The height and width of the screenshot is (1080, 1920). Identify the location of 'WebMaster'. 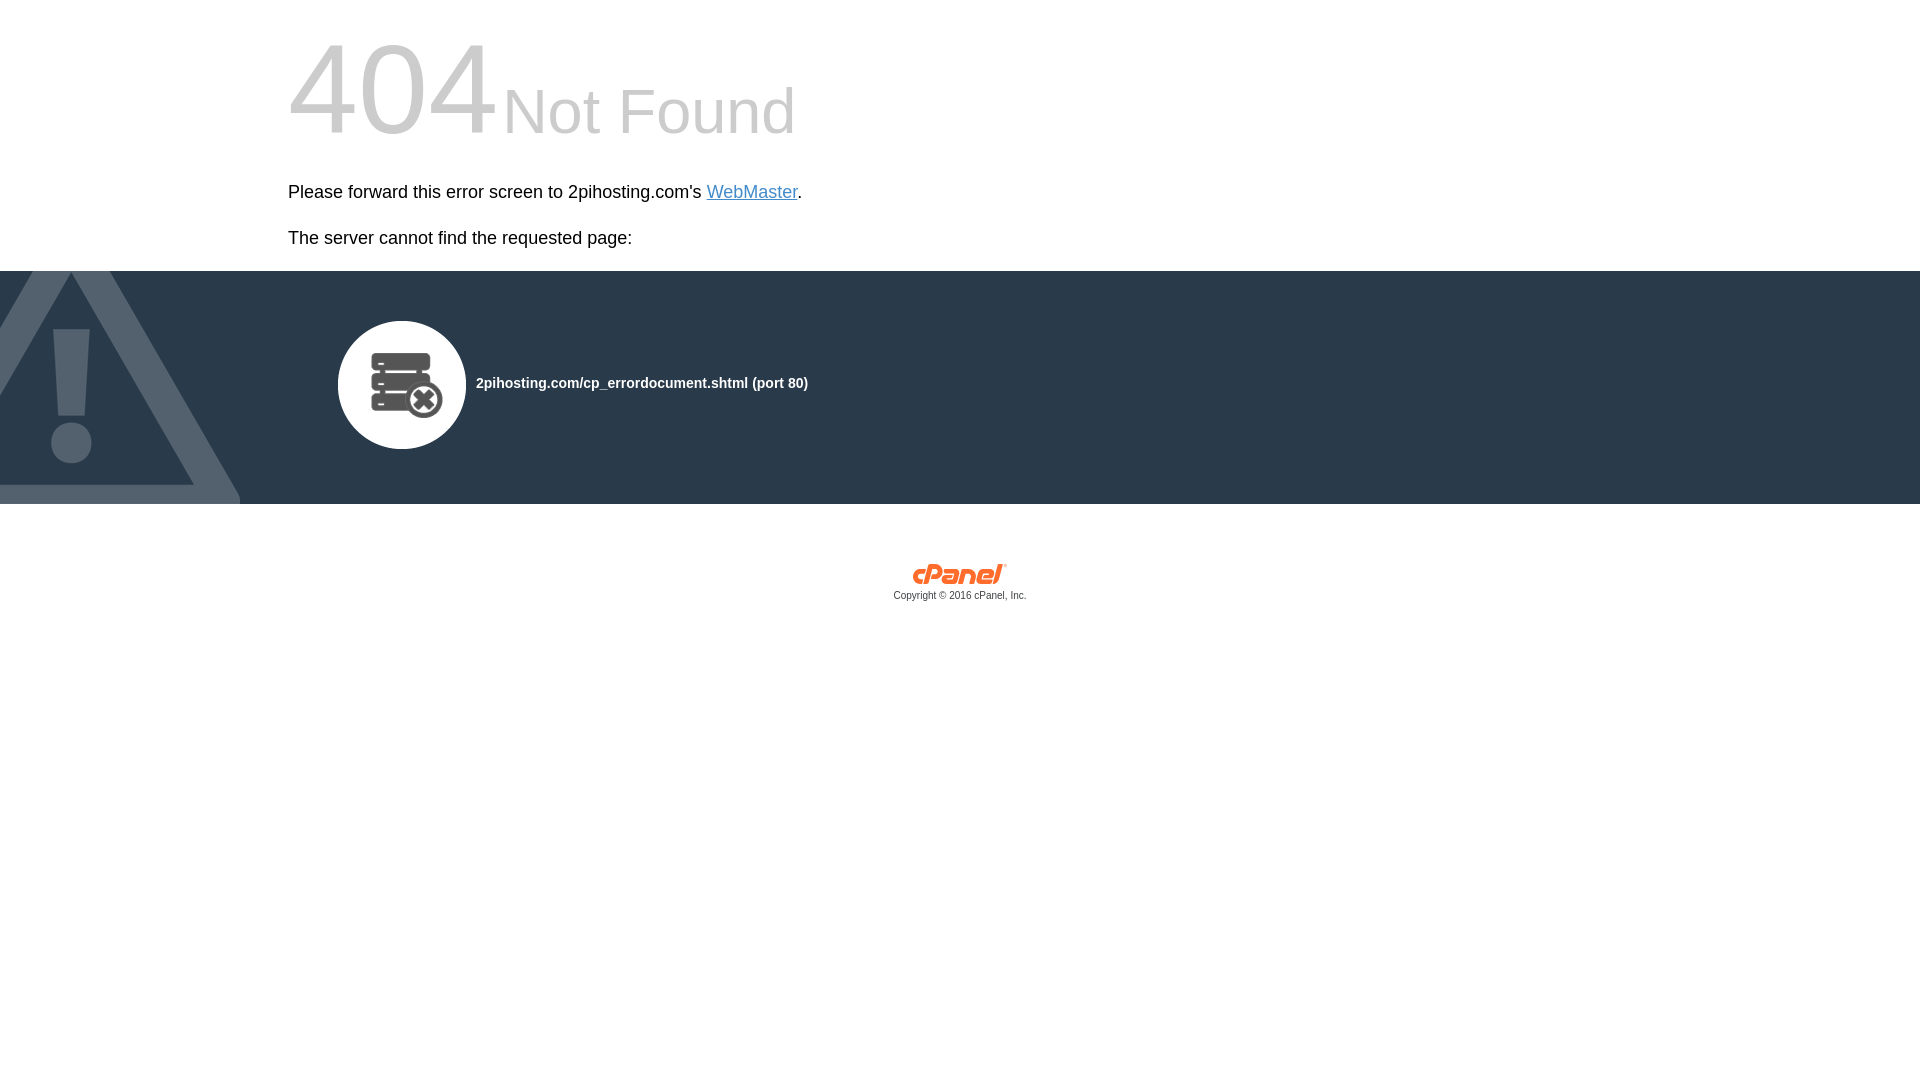
(751, 192).